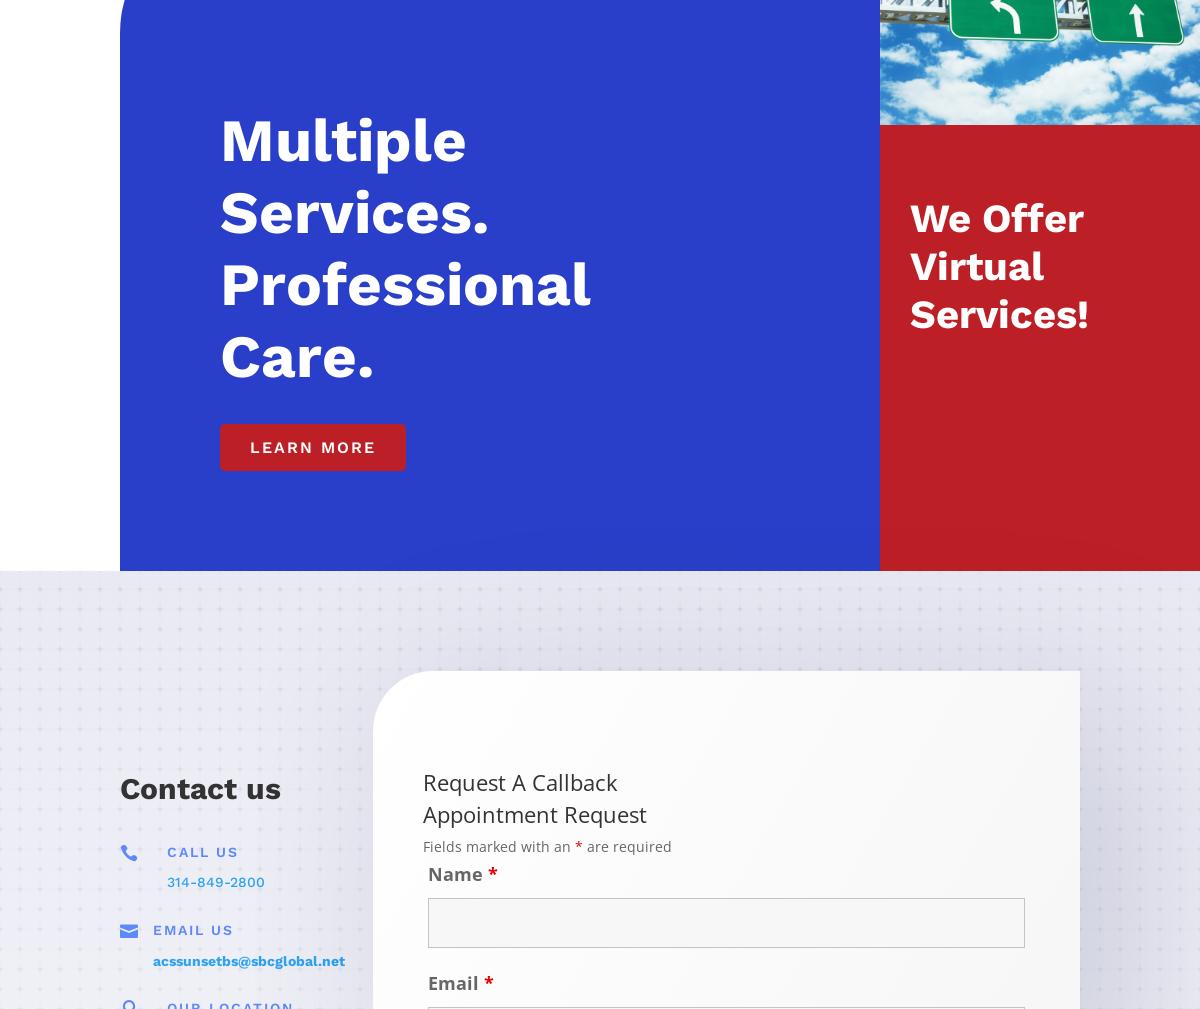 The height and width of the screenshot is (1009, 1200). What do you see at coordinates (455, 981) in the screenshot?
I see `'Email'` at bounding box center [455, 981].